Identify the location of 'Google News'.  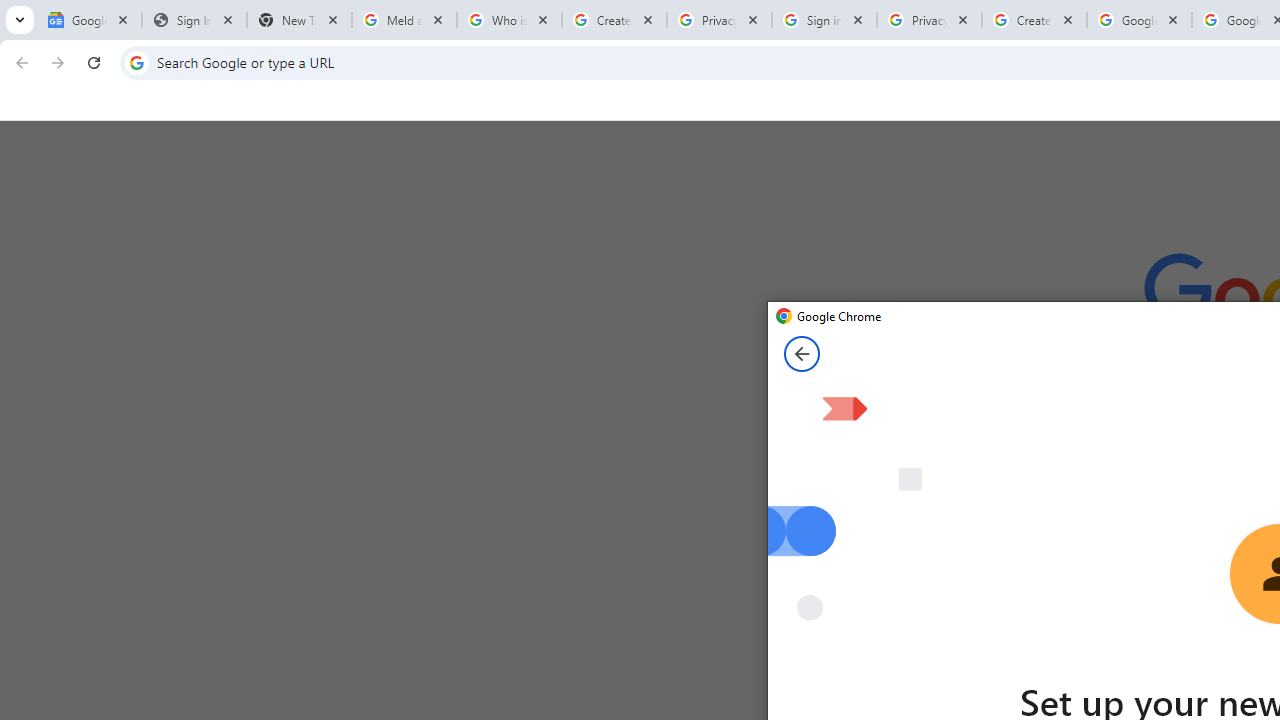
(88, 20).